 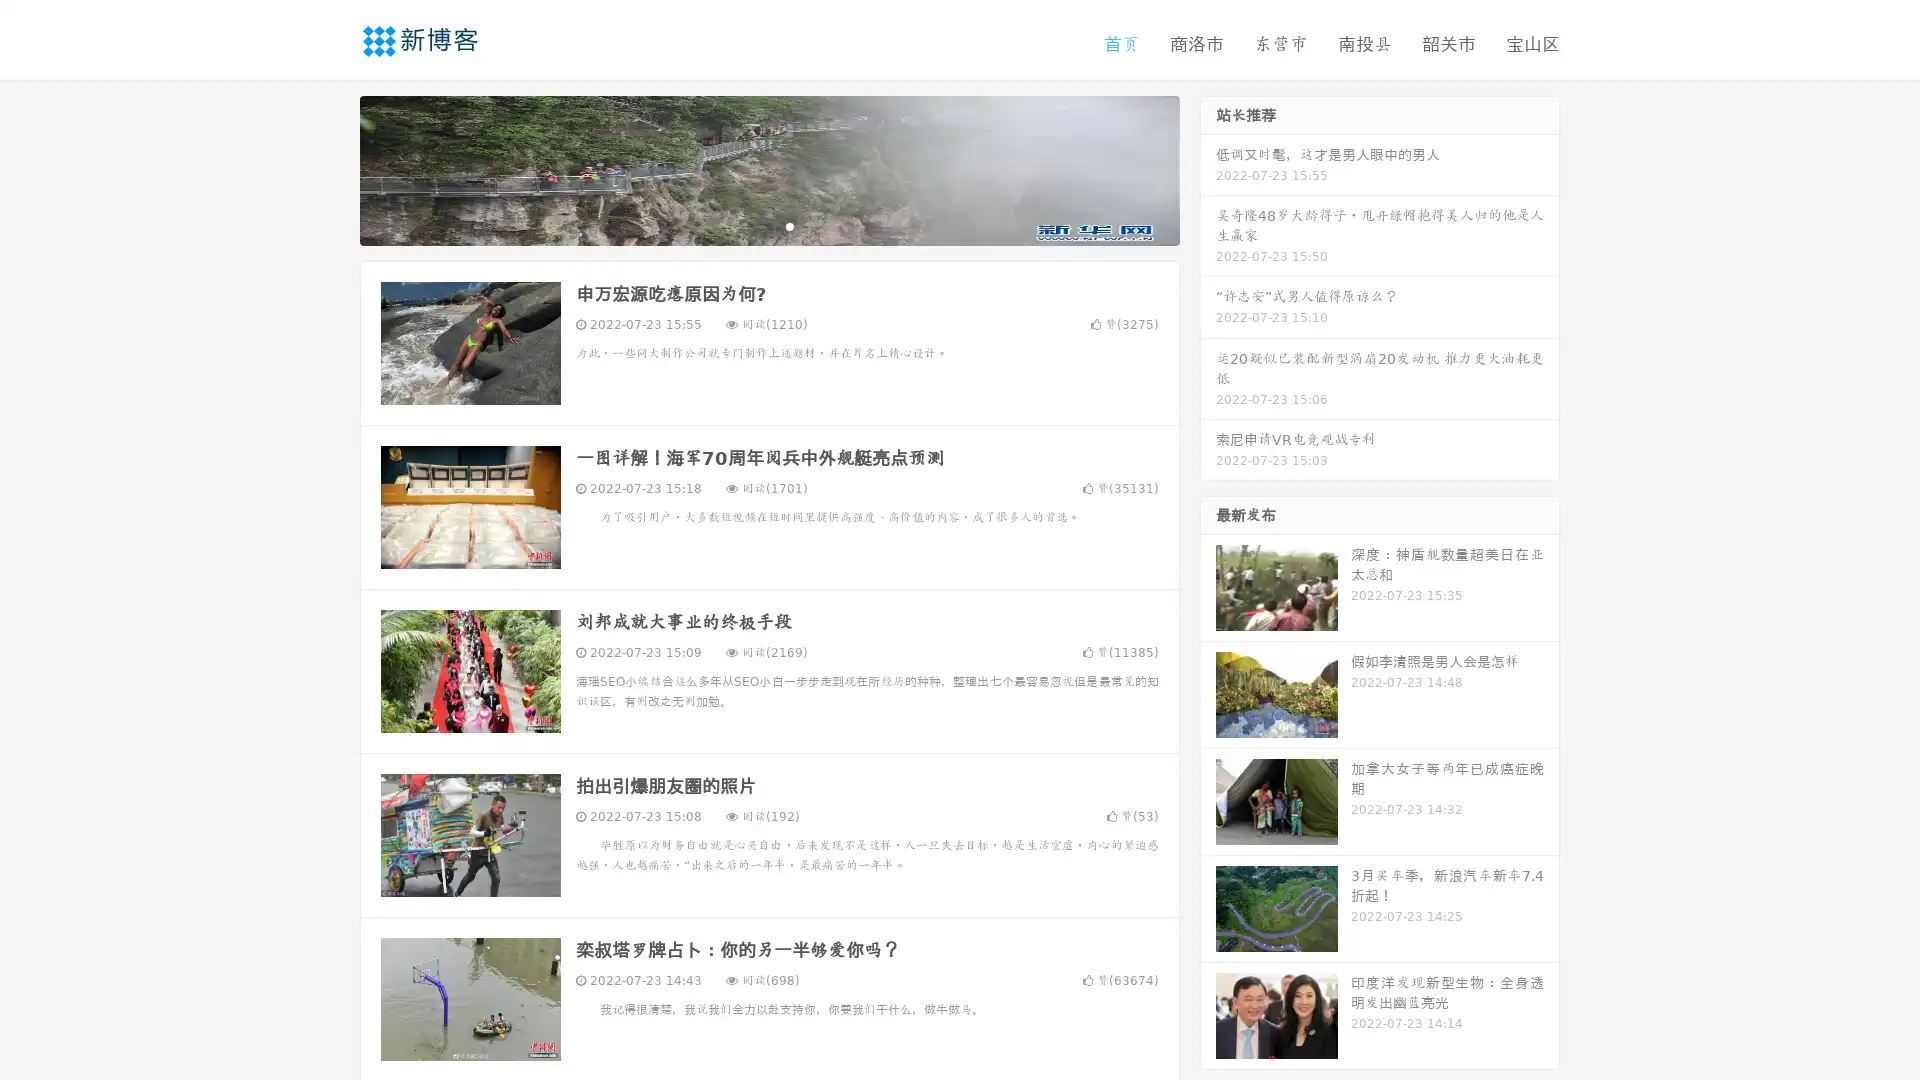 I want to click on Next slide, so click(x=1208, y=168).